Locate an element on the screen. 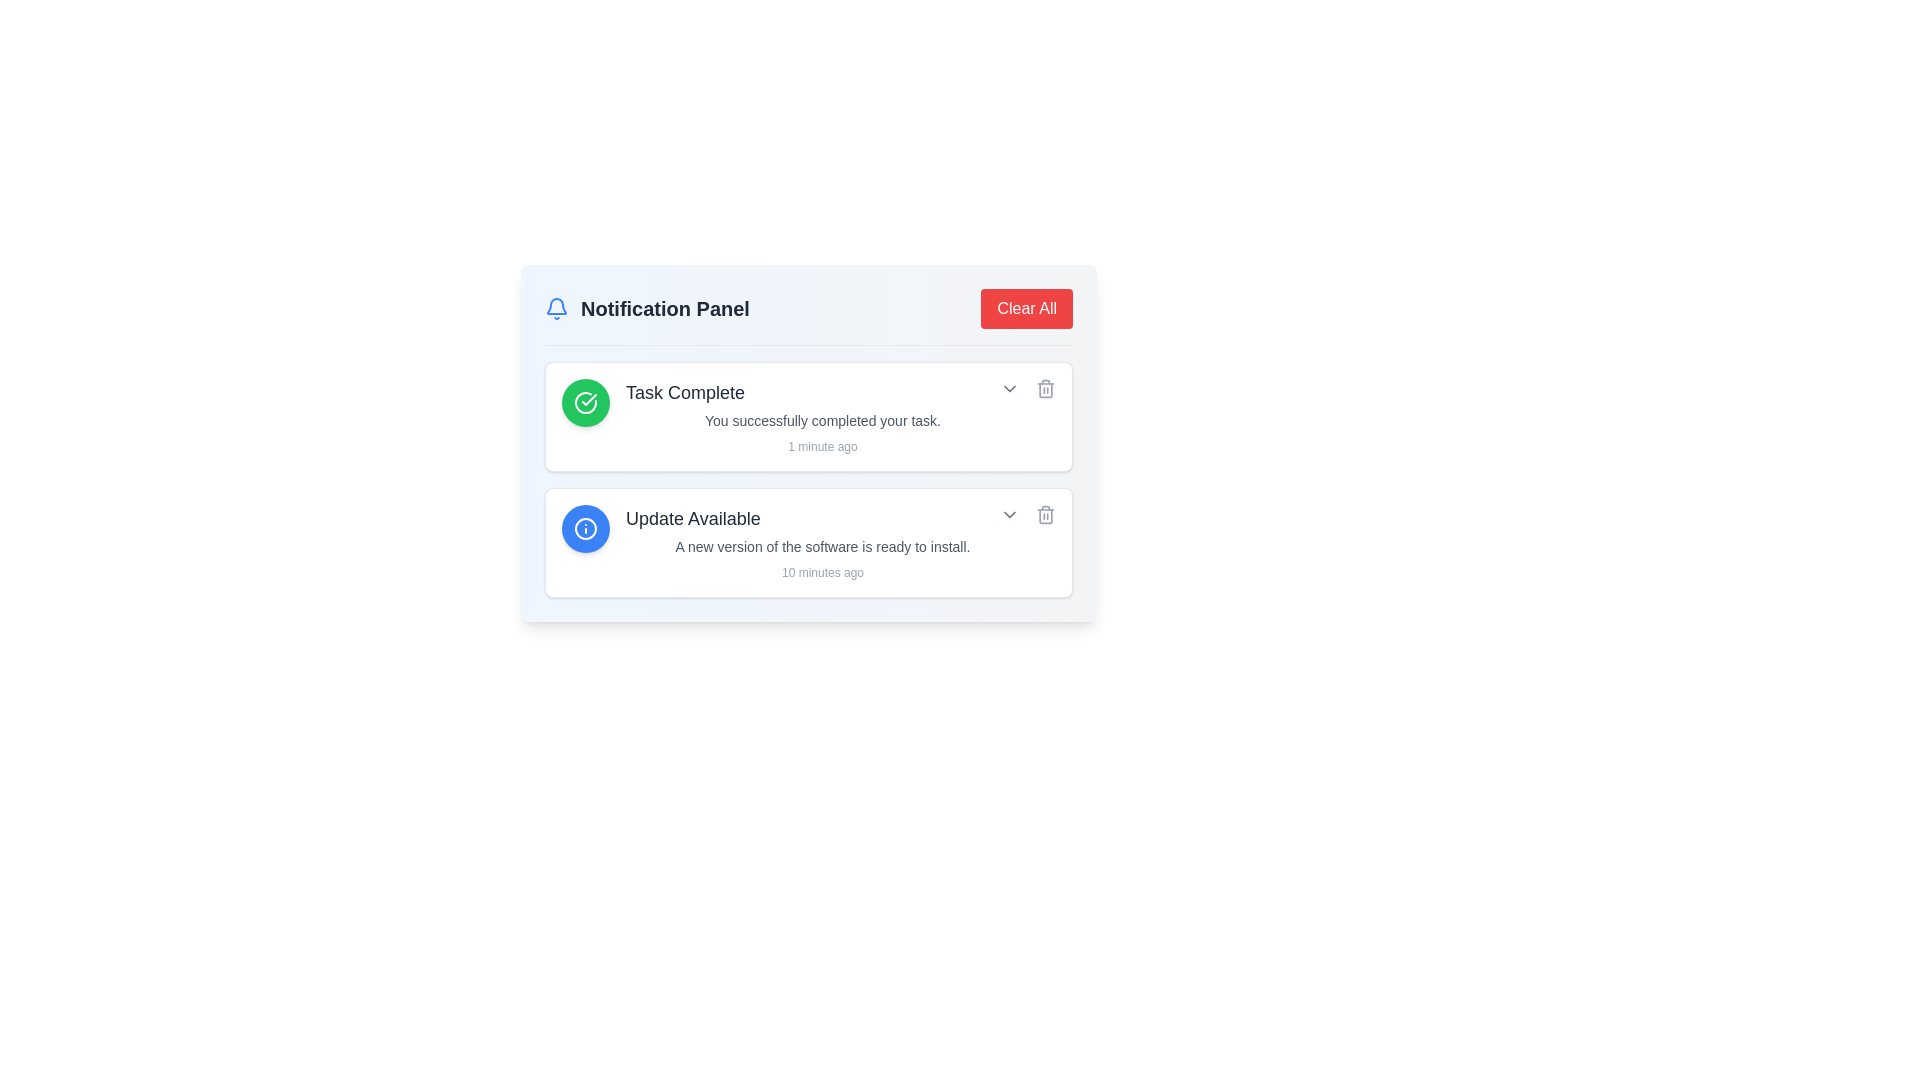 Image resolution: width=1920 pixels, height=1080 pixels. the centrally located trash bin icon in the 'Update Available' notification box, which symbolizes the delete or remove function is located at coordinates (1045, 515).